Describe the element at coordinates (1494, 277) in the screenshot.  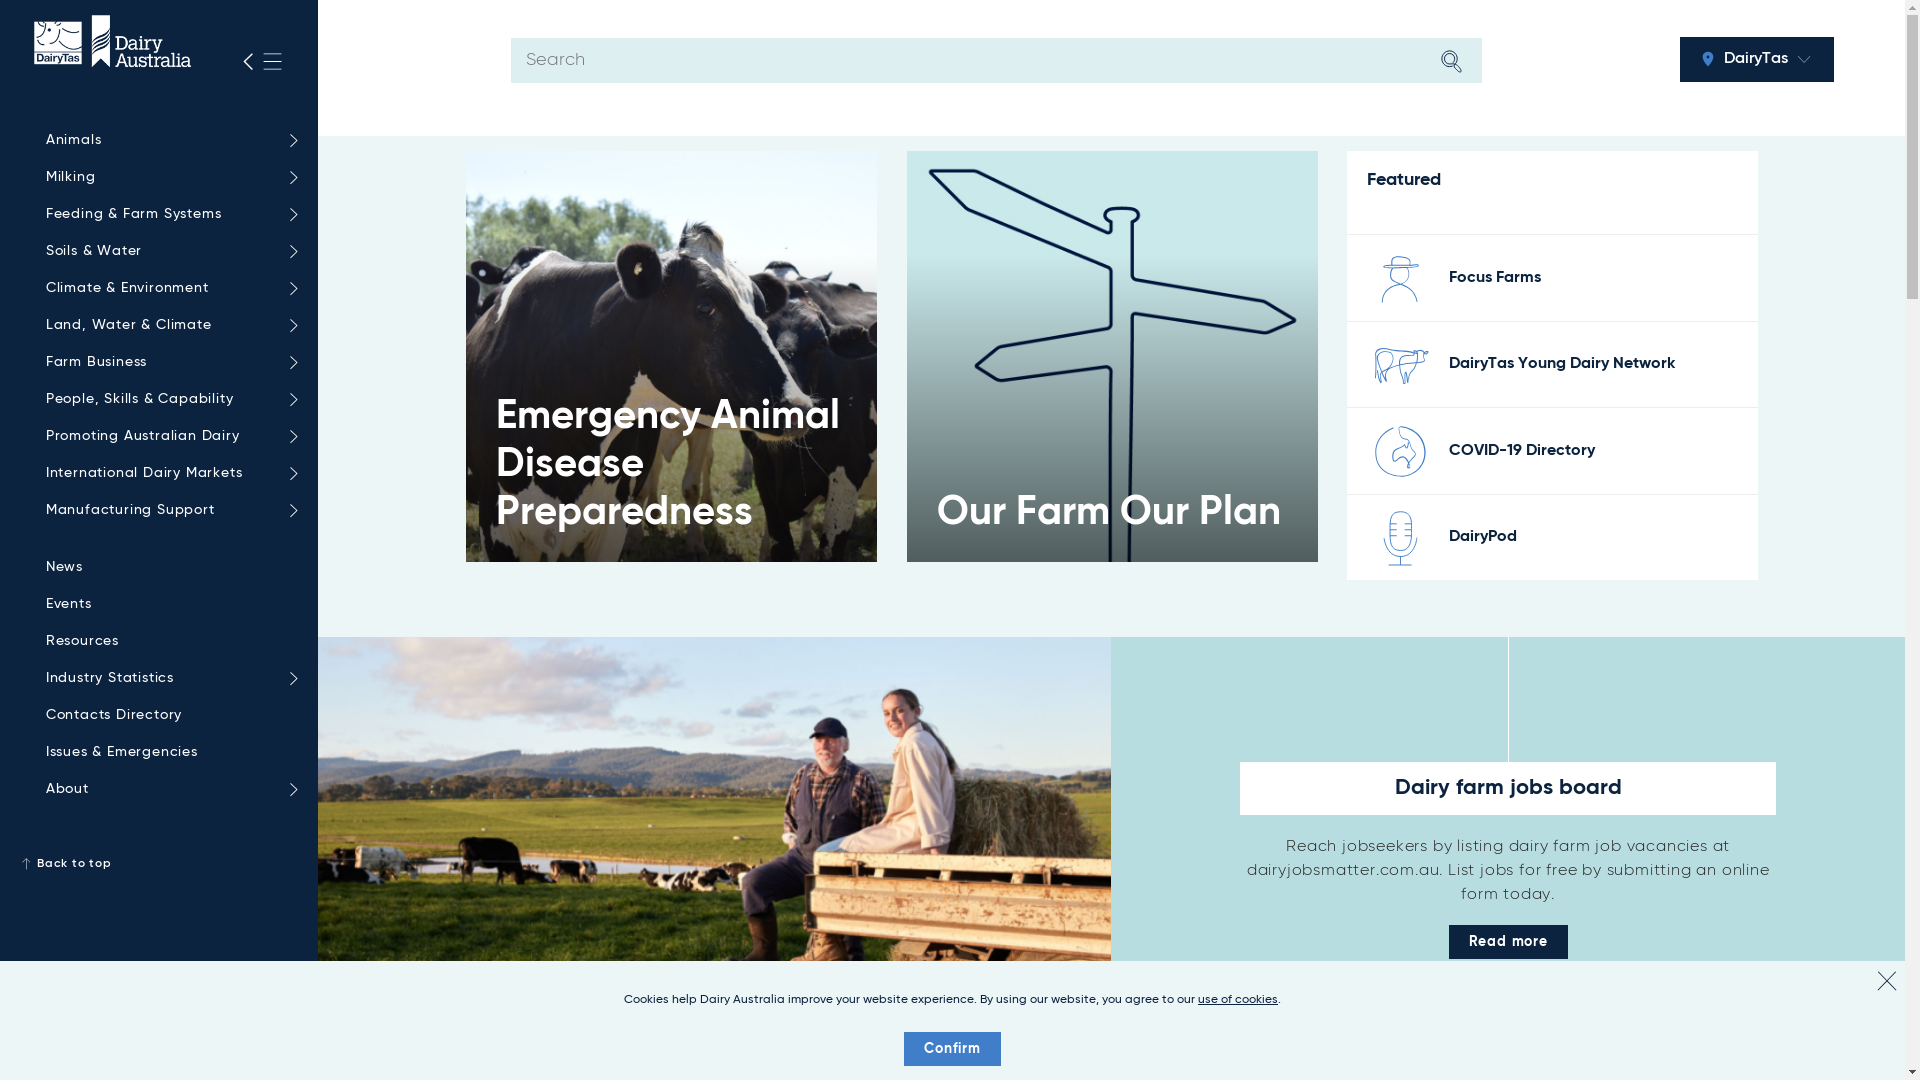
I see `'Focus Farms'` at that location.